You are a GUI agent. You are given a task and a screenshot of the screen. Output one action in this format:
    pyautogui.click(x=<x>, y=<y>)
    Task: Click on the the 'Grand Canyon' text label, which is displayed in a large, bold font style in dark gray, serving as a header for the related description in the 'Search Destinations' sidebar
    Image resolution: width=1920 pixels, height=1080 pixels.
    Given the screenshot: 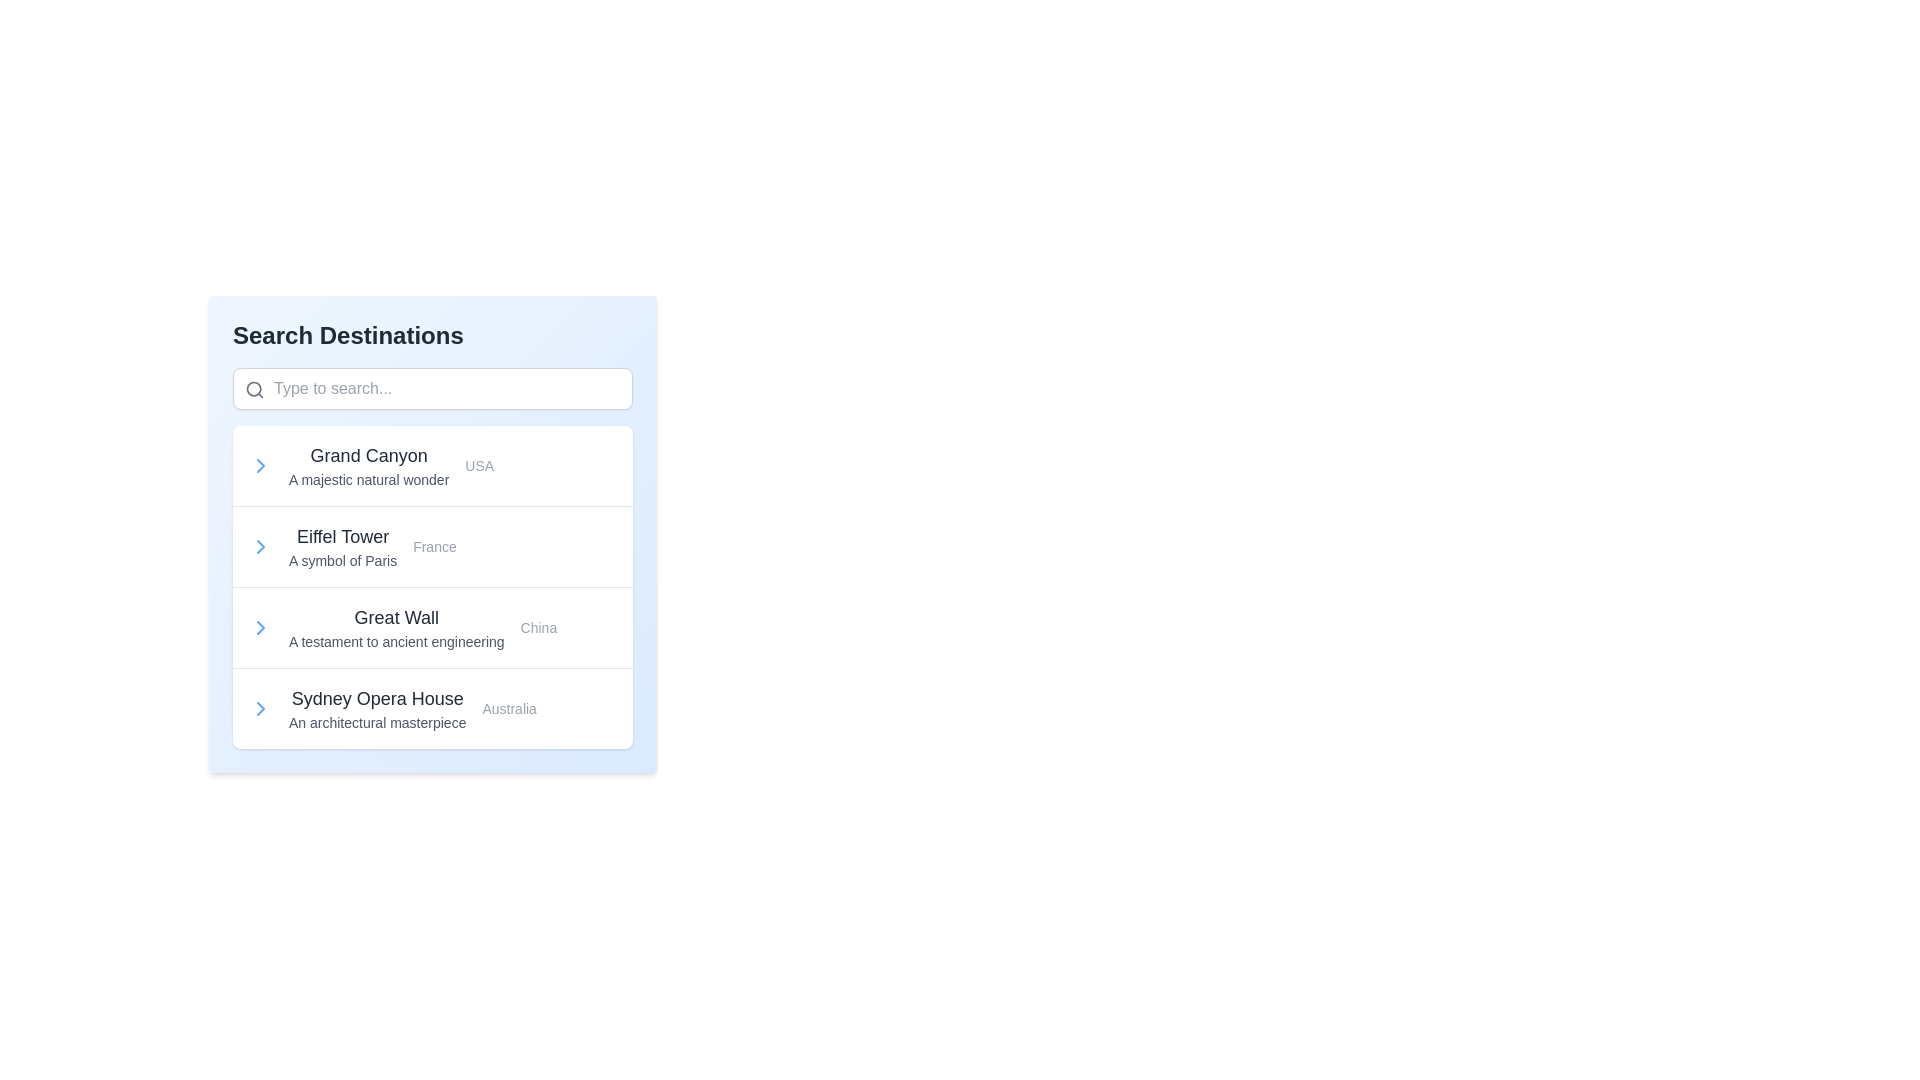 What is the action you would take?
    pyautogui.click(x=369, y=455)
    